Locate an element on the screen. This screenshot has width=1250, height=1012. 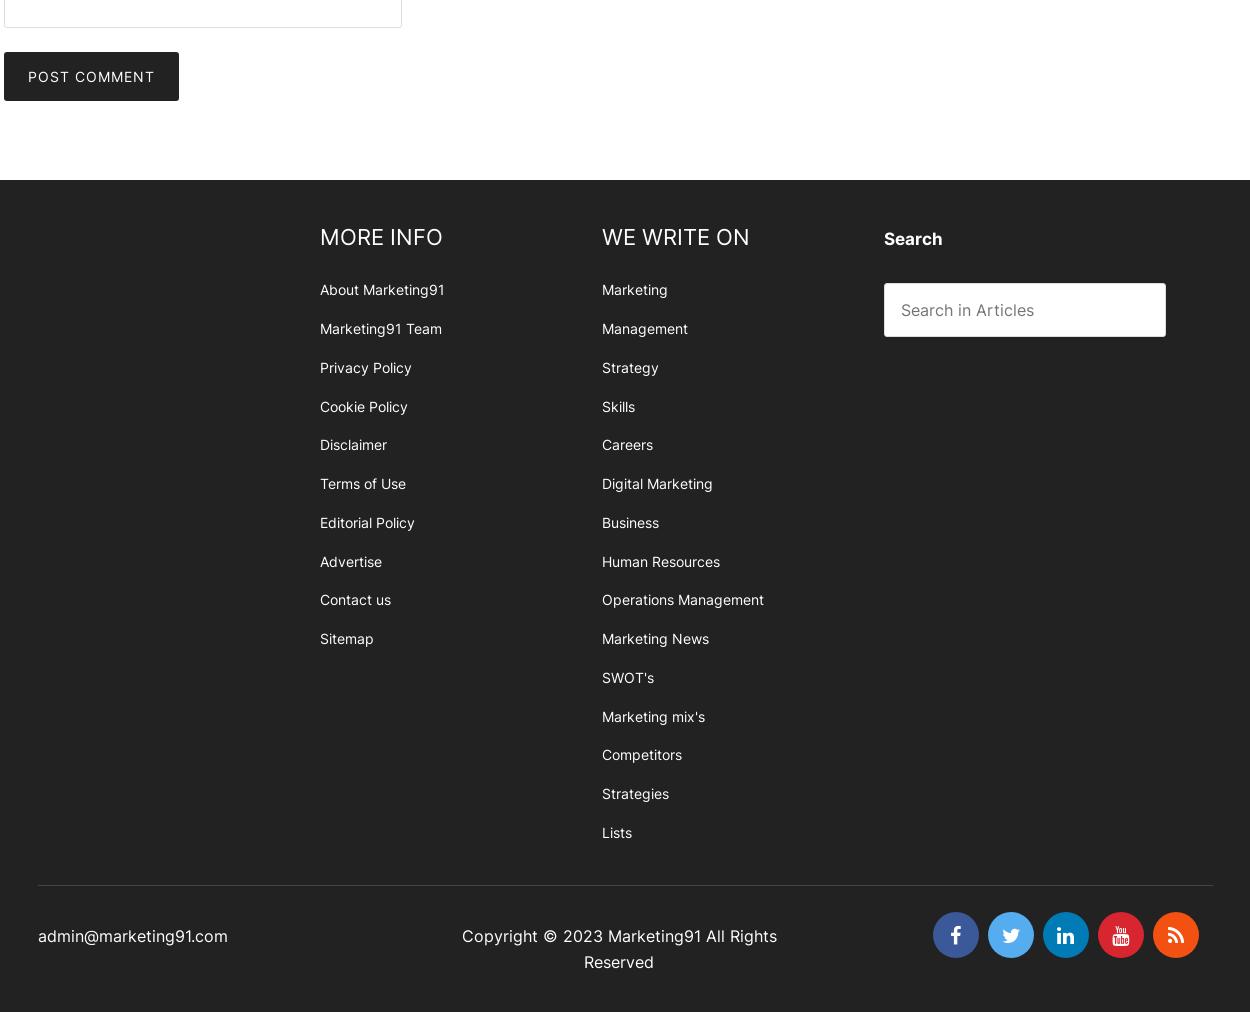
'Management' is located at coordinates (644, 327).